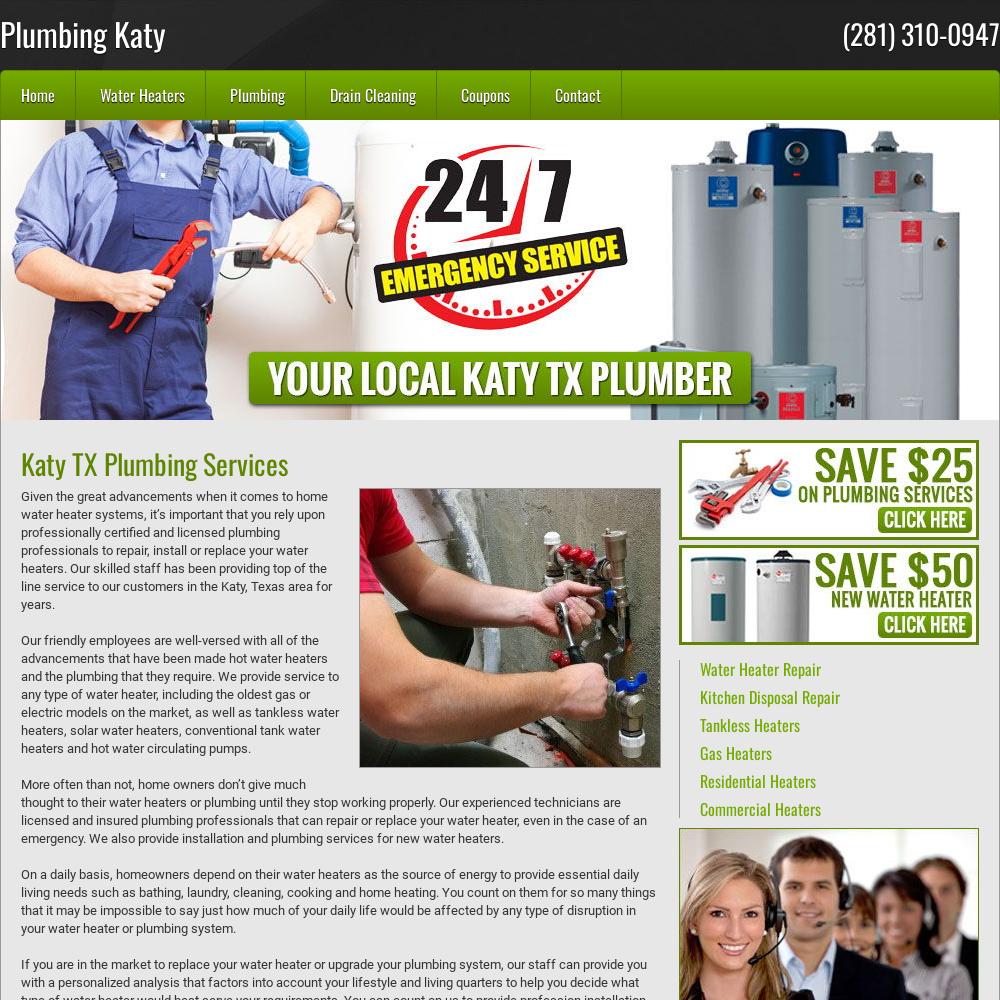 Image resolution: width=1000 pixels, height=1000 pixels. What do you see at coordinates (735, 753) in the screenshot?
I see `'Gas Heaters'` at bounding box center [735, 753].